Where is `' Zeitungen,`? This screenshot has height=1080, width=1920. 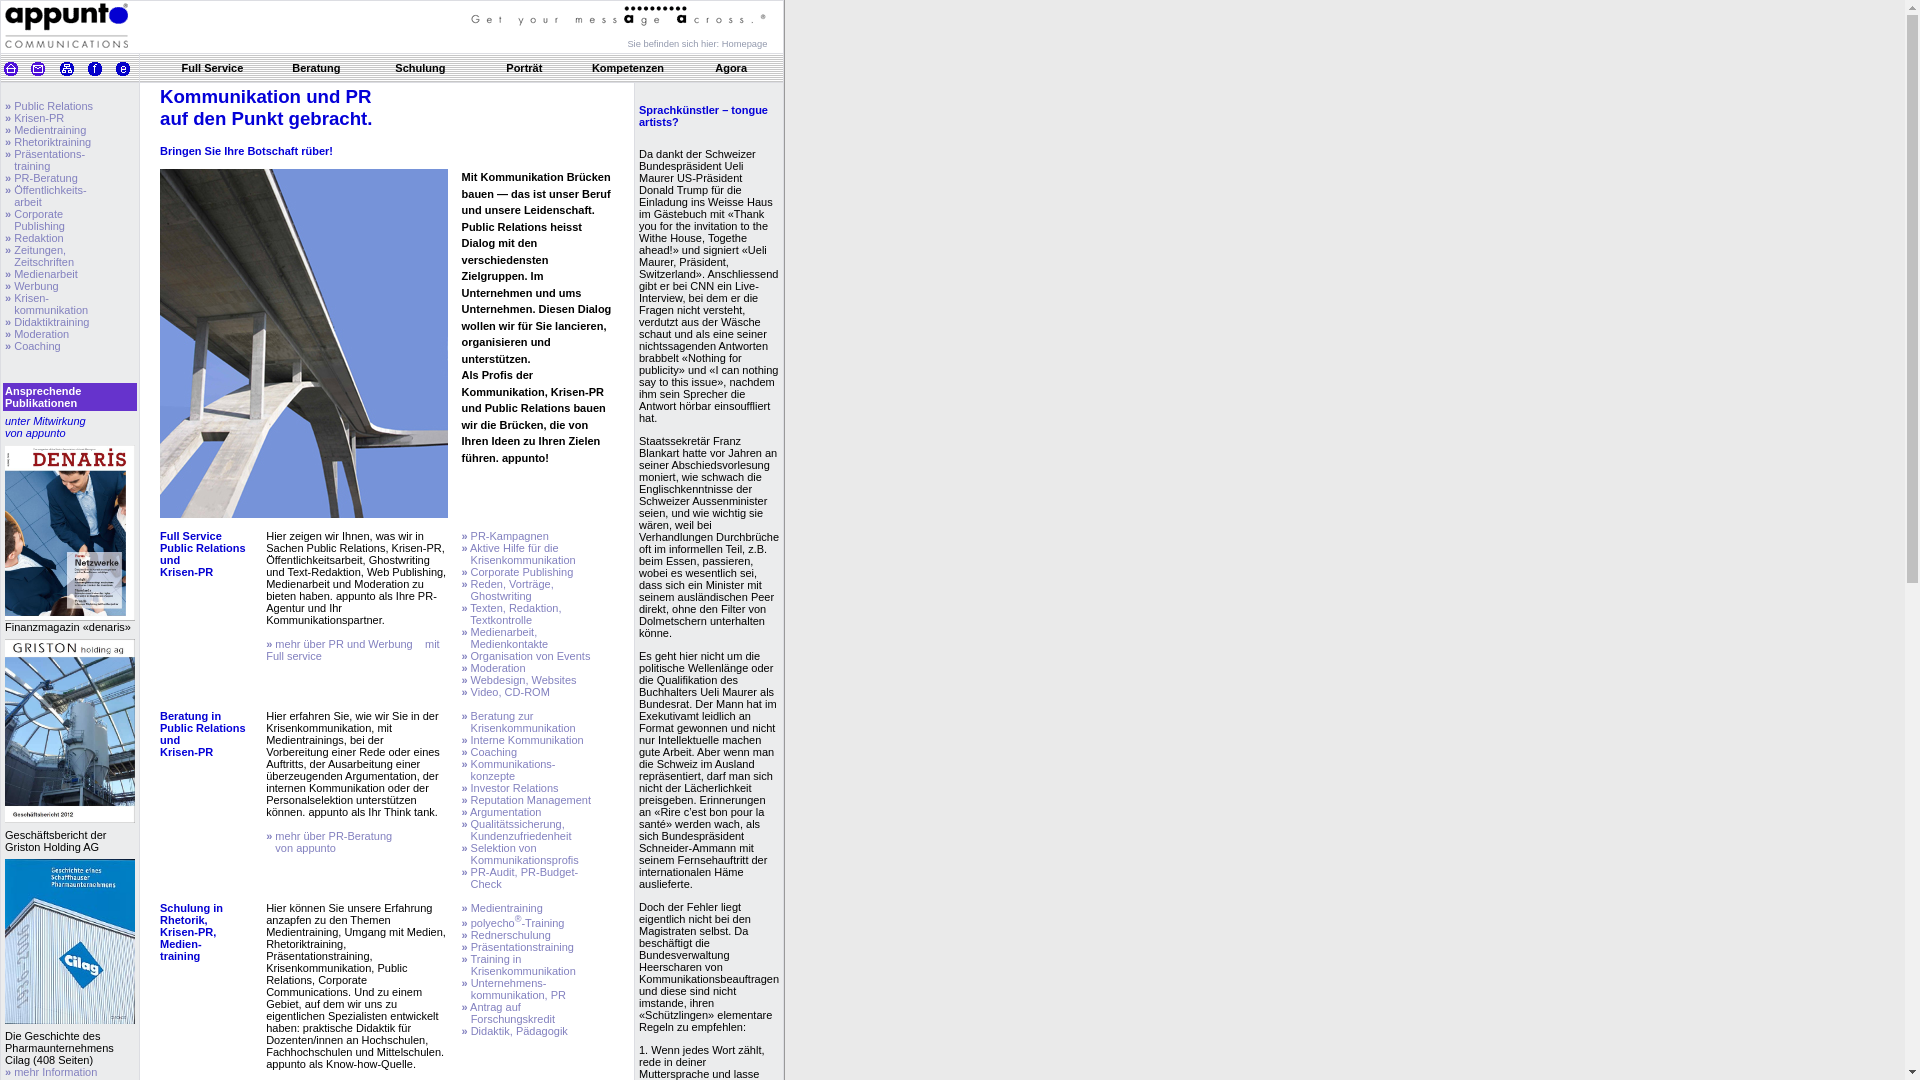 ' Zeitungen, is located at coordinates (39, 254).